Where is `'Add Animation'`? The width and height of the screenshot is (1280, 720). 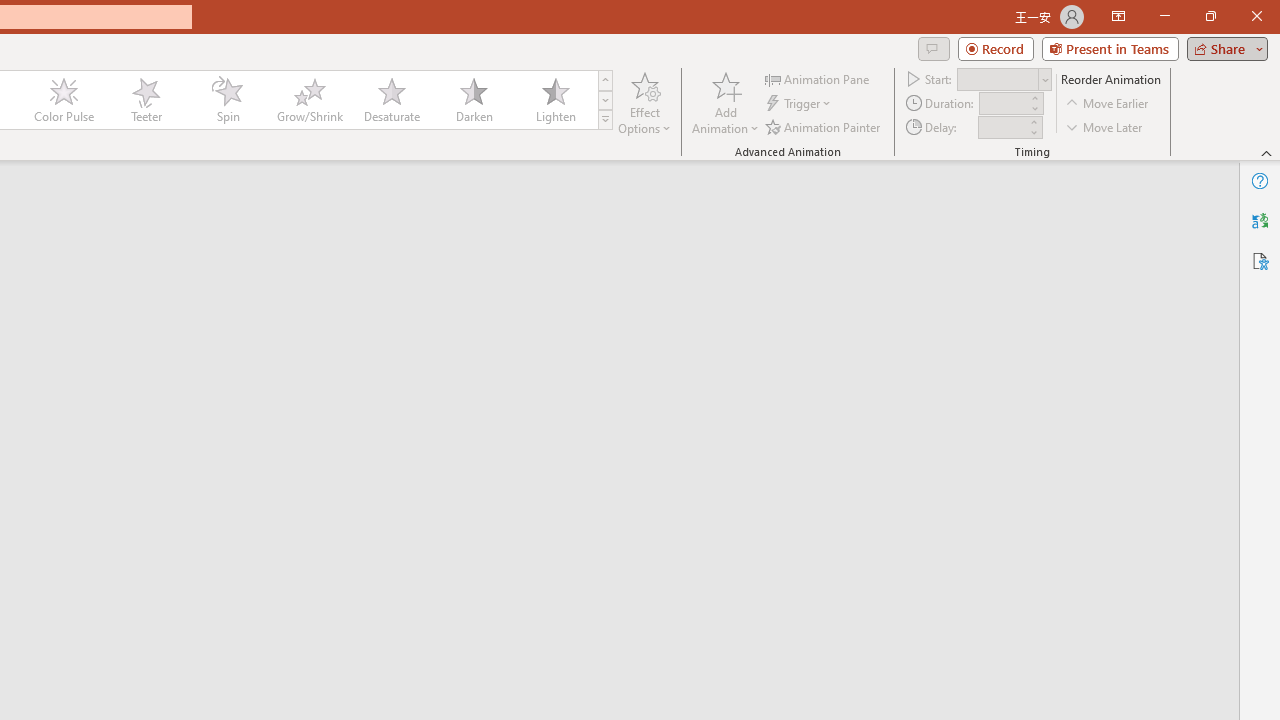 'Add Animation' is located at coordinates (724, 103).